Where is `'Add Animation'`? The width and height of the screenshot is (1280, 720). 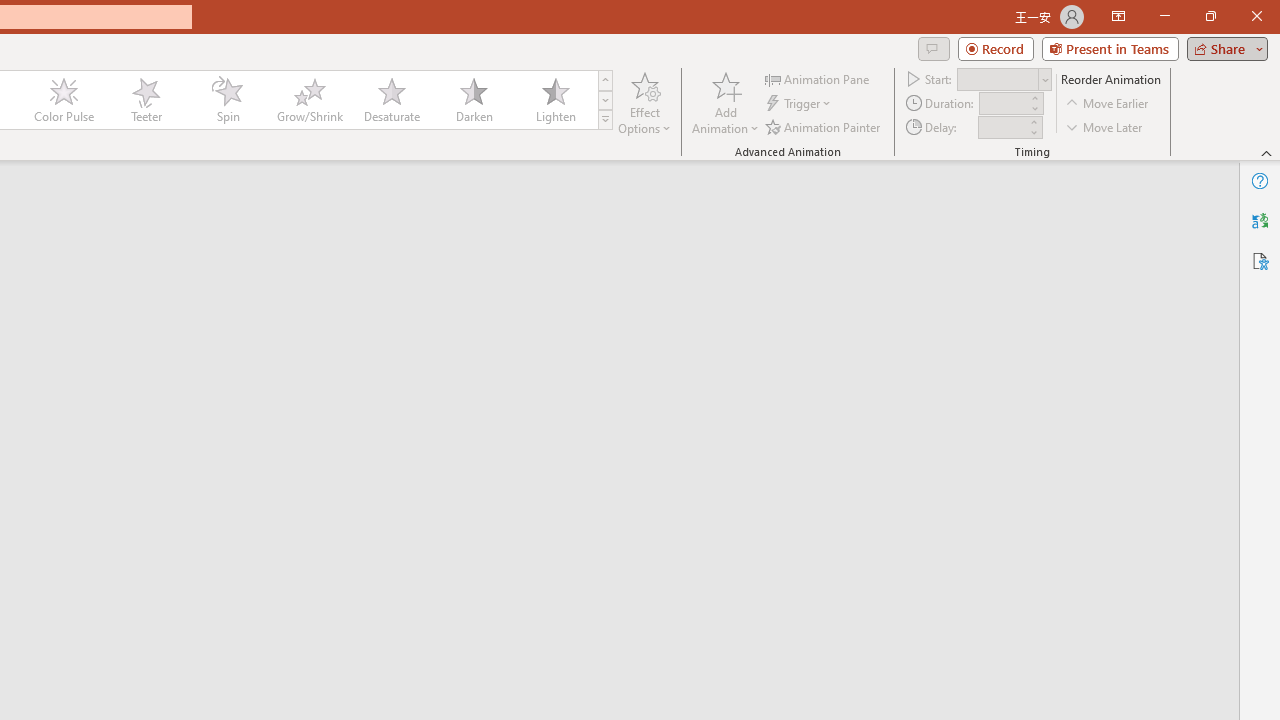 'Add Animation' is located at coordinates (724, 103).